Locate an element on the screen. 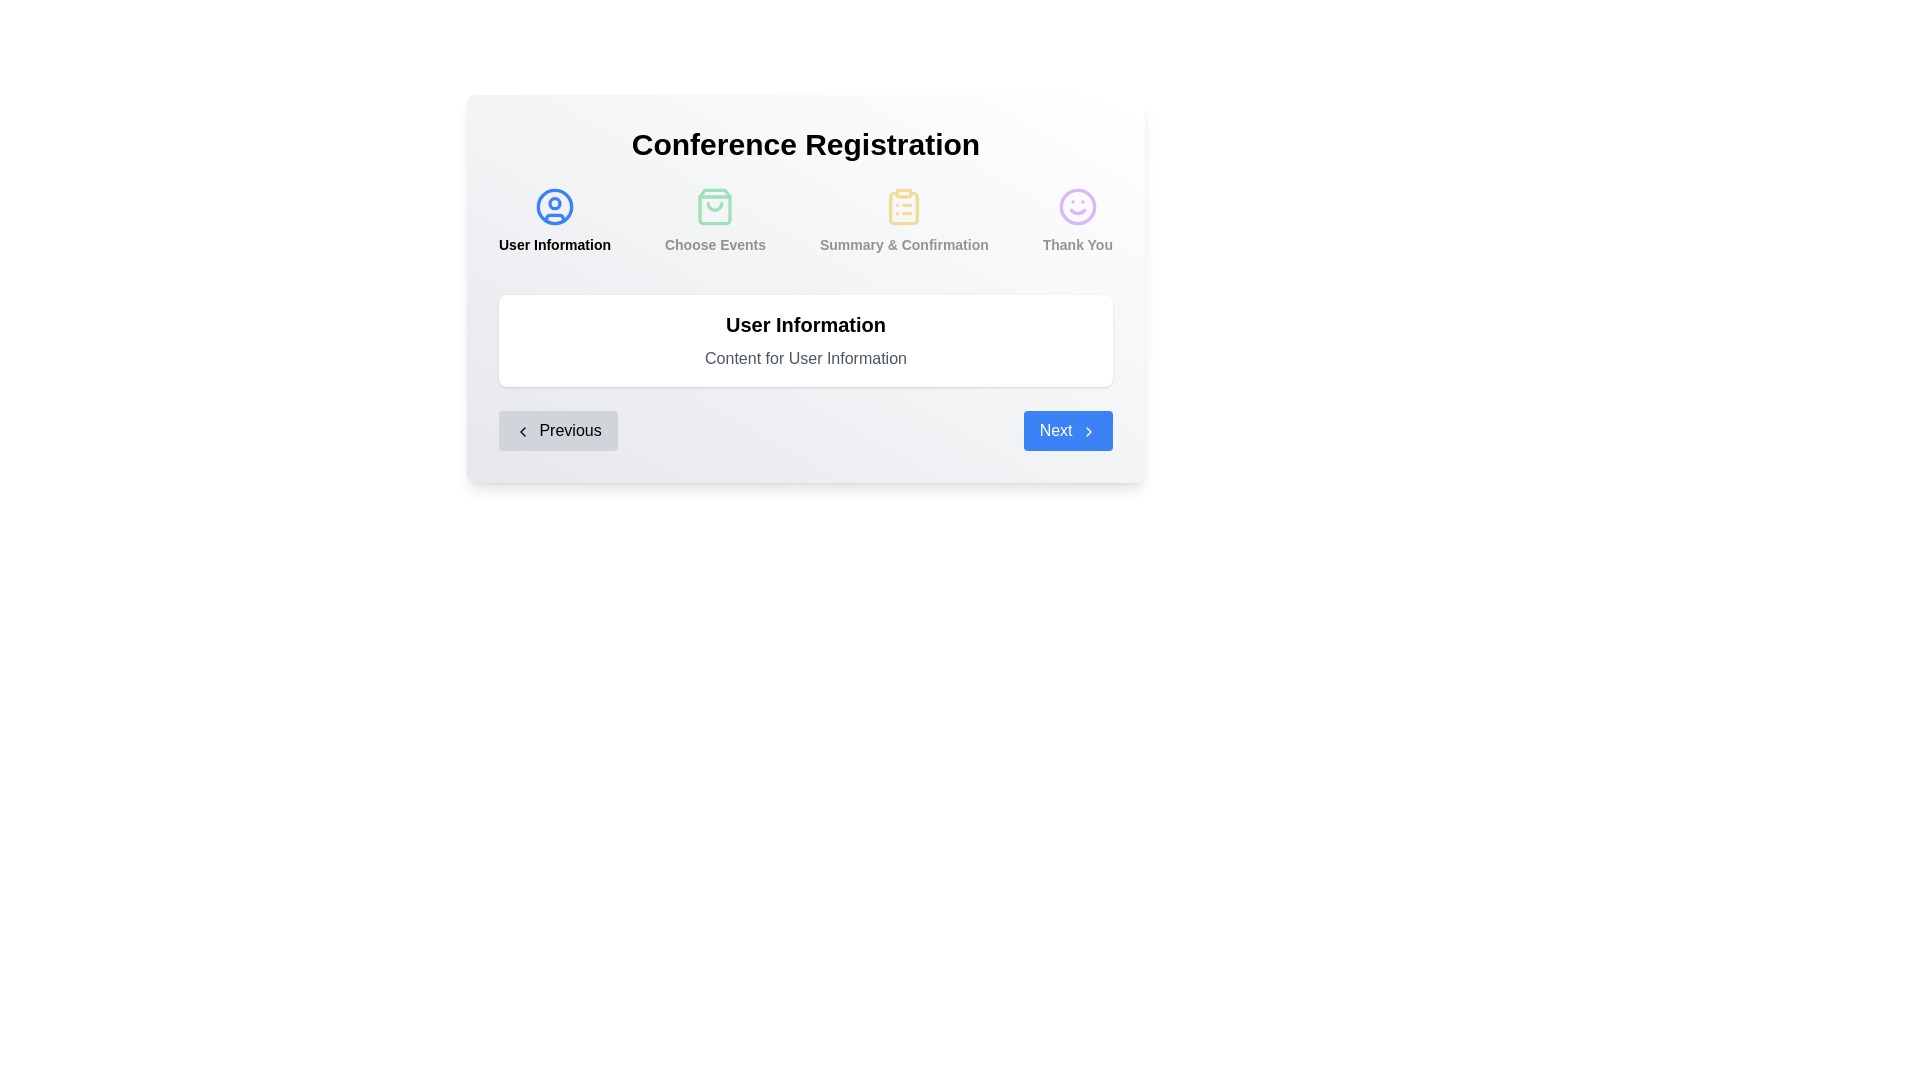 This screenshot has width=1920, height=1080. the heading text label 'Conference Registration', which is styled in a large, bold font and is centered at the top of the interface is located at coordinates (806, 144).